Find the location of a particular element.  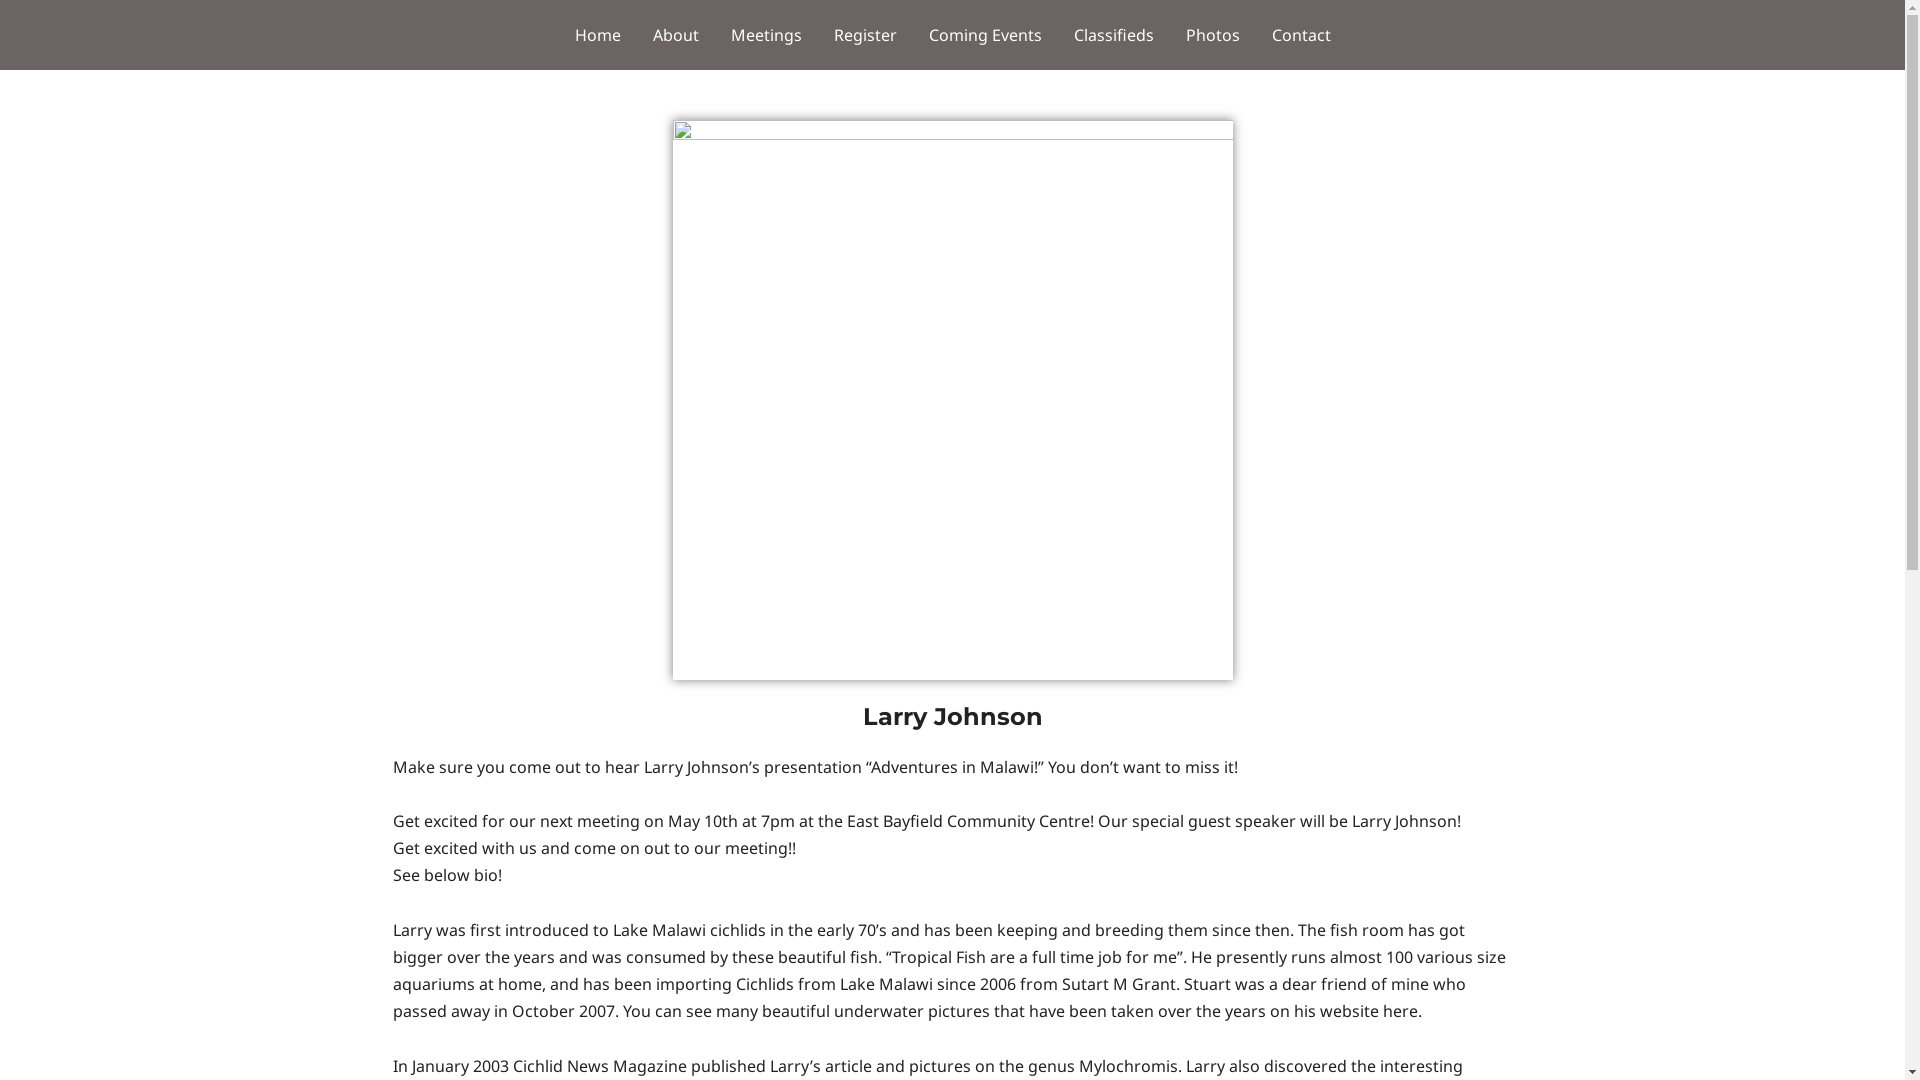

'Classifieds' is located at coordinates (1056, 34).